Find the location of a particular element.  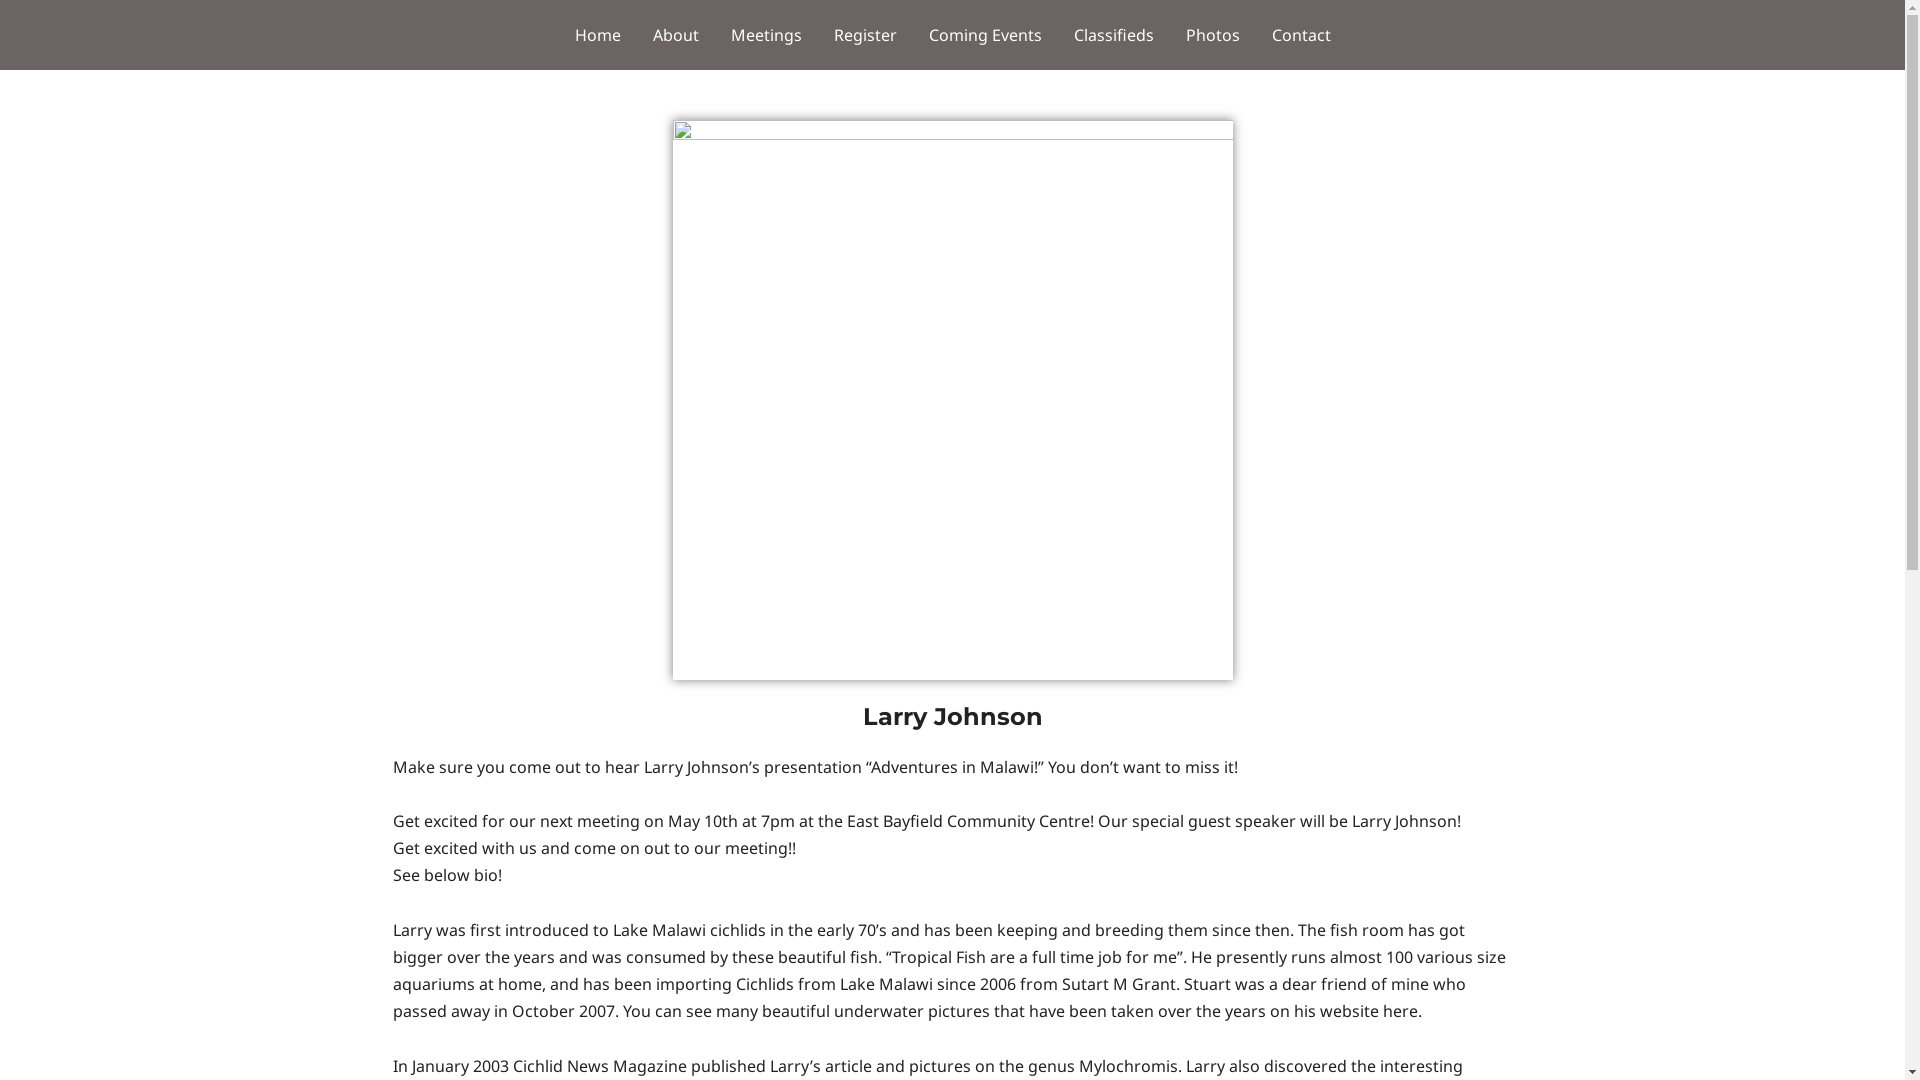

'Classifieds' is located at coordinates (1056, 34).